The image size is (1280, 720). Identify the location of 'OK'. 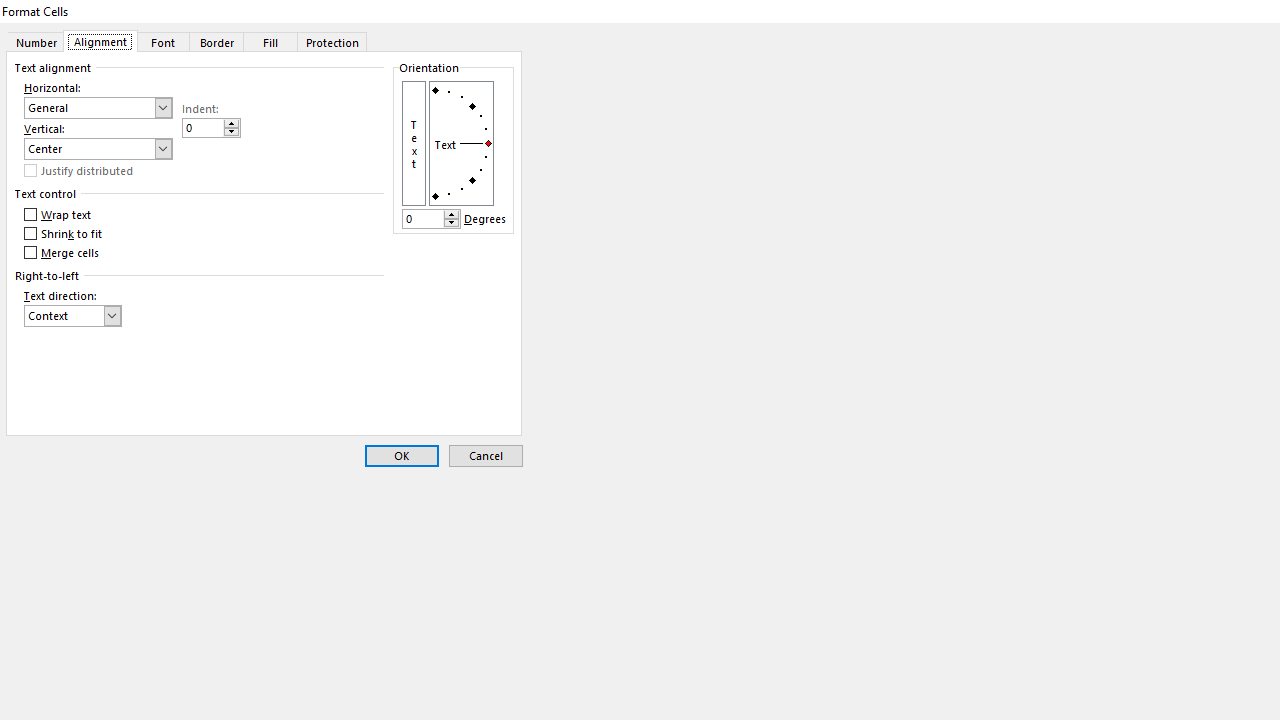
(400, 456).